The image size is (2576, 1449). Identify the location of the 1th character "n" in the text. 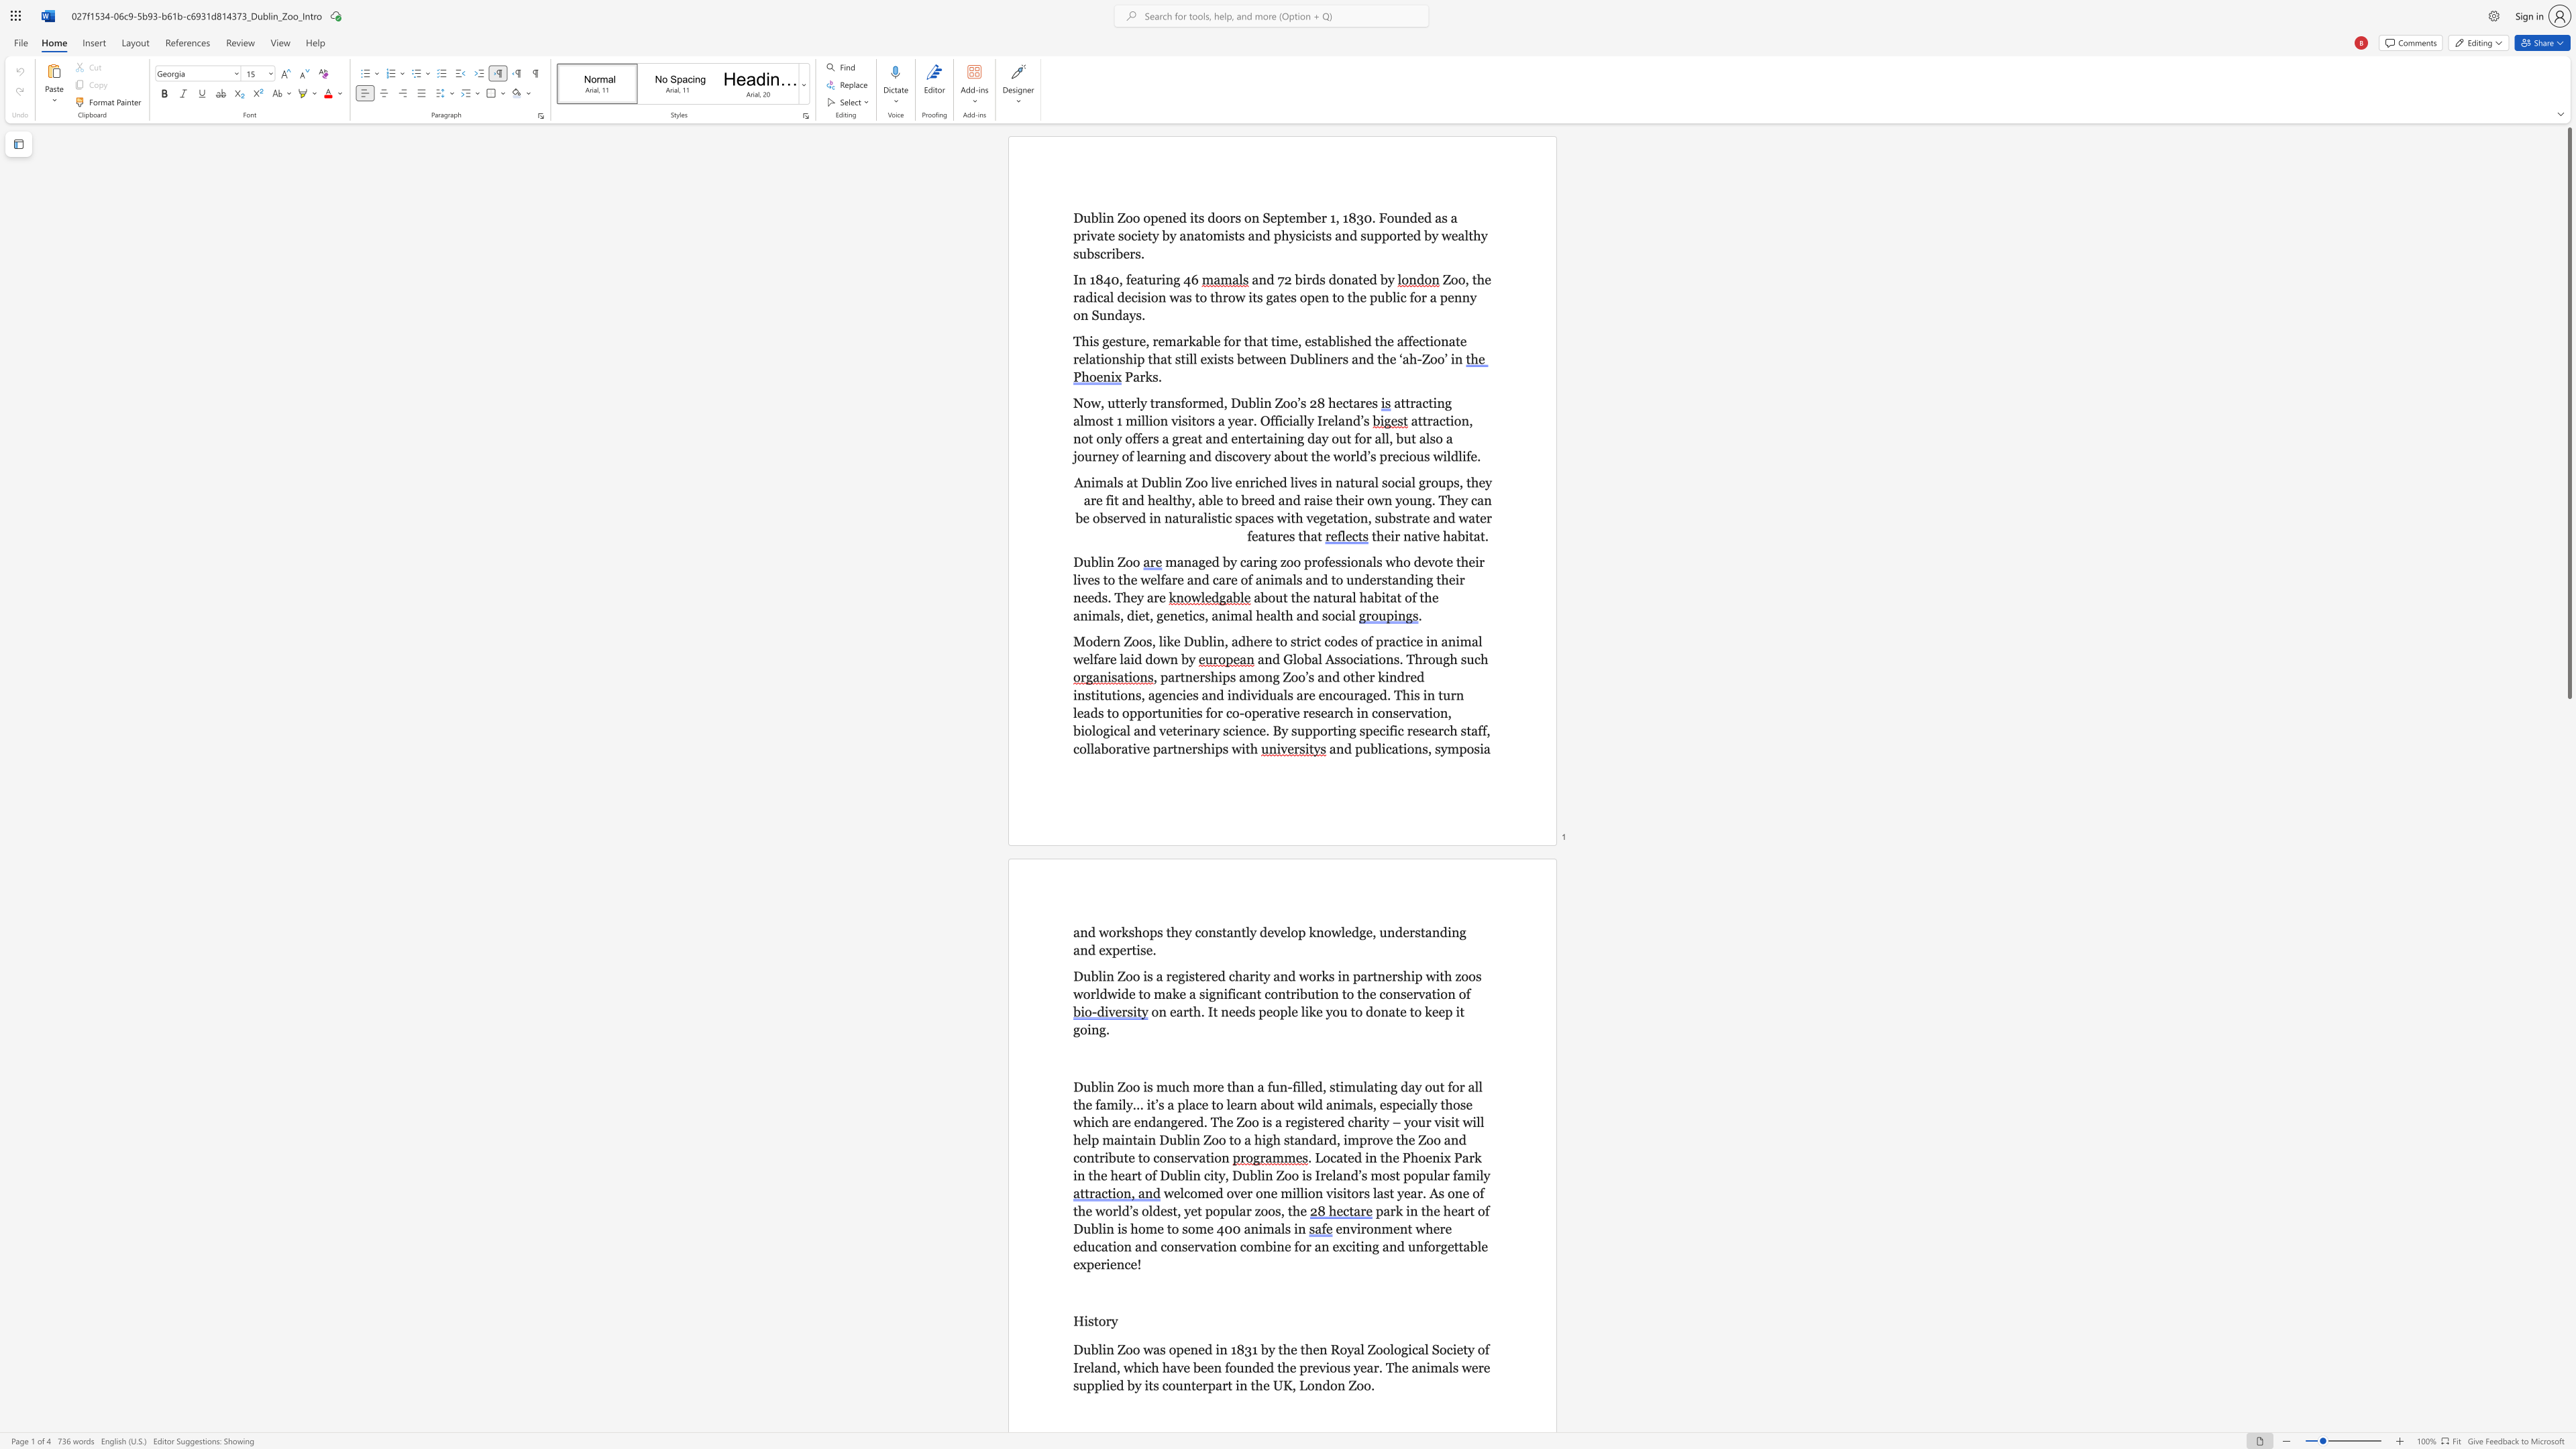
(1110, 561).